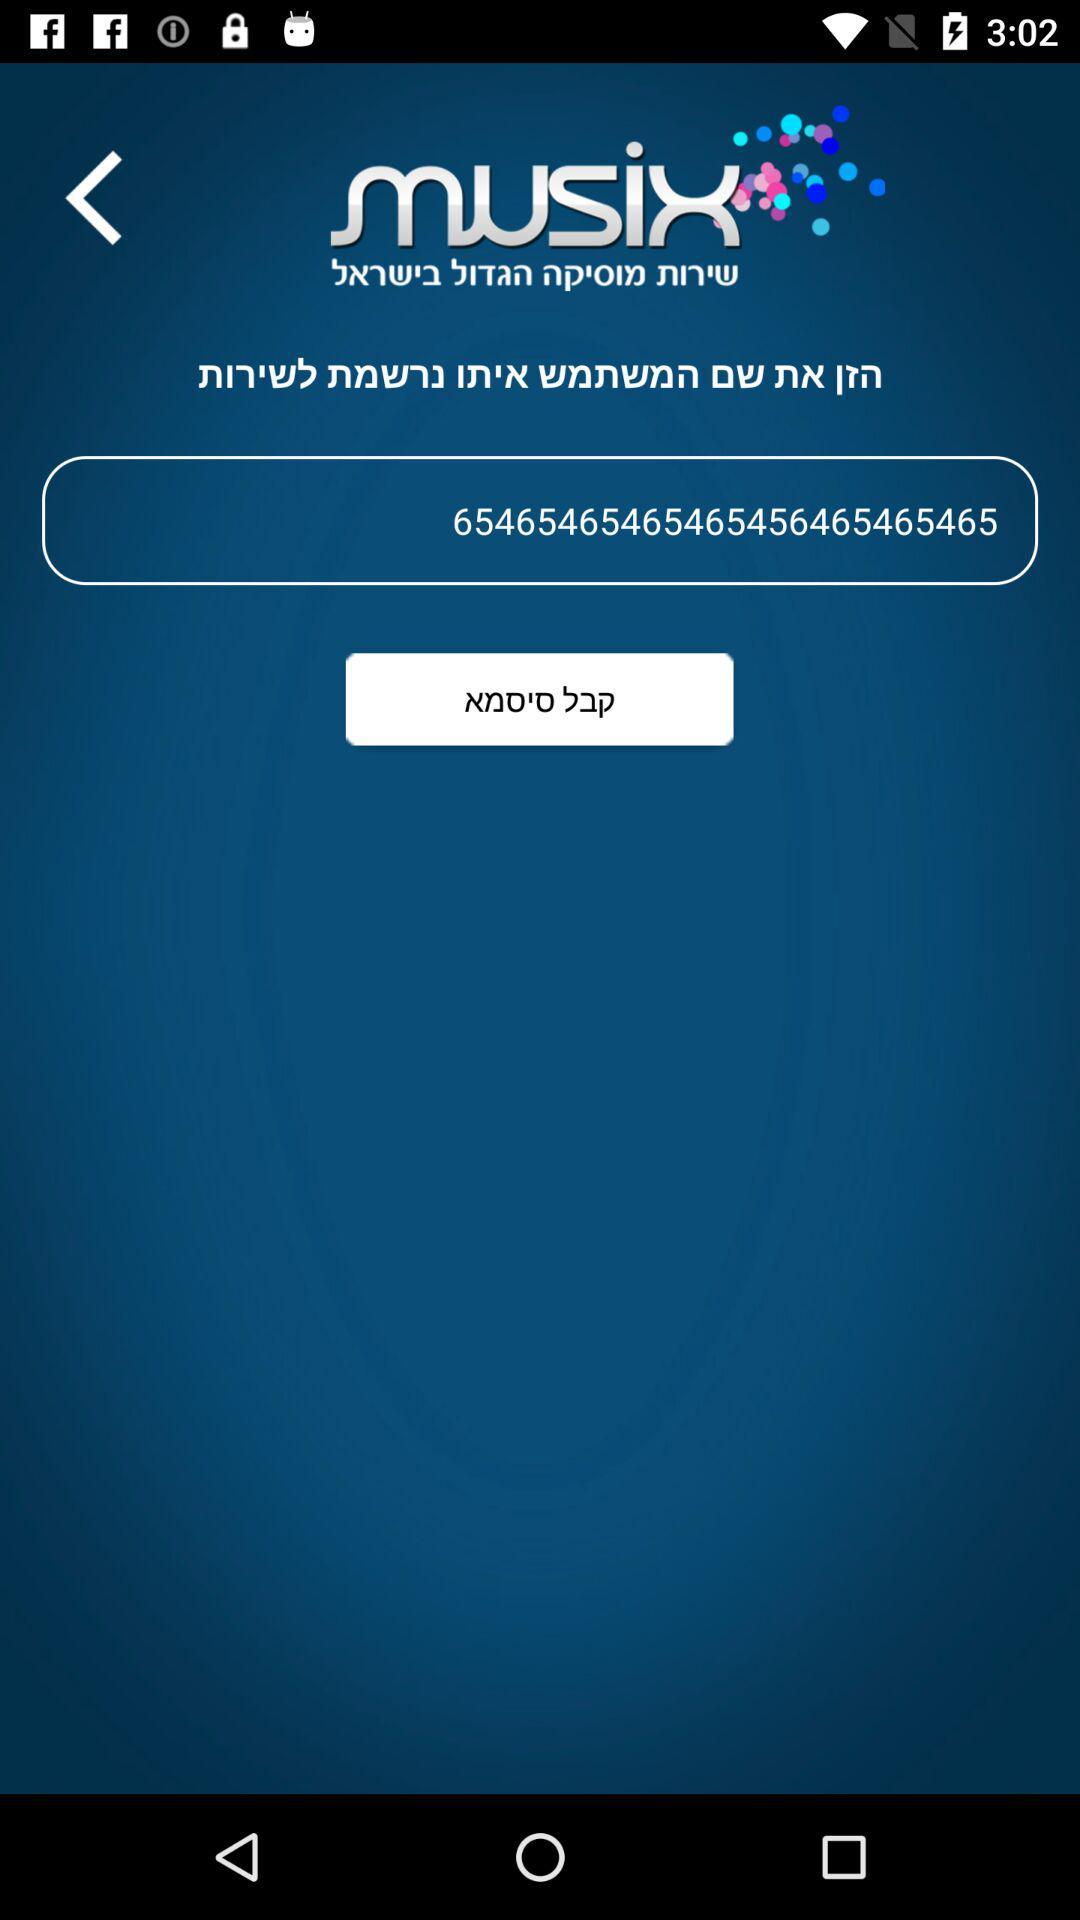 The image size is (1080, 1920). What do you see at coordinates (94, 197) in the screenshot?
I see `the arrow_backward icon` at bounding box center [94, 197].